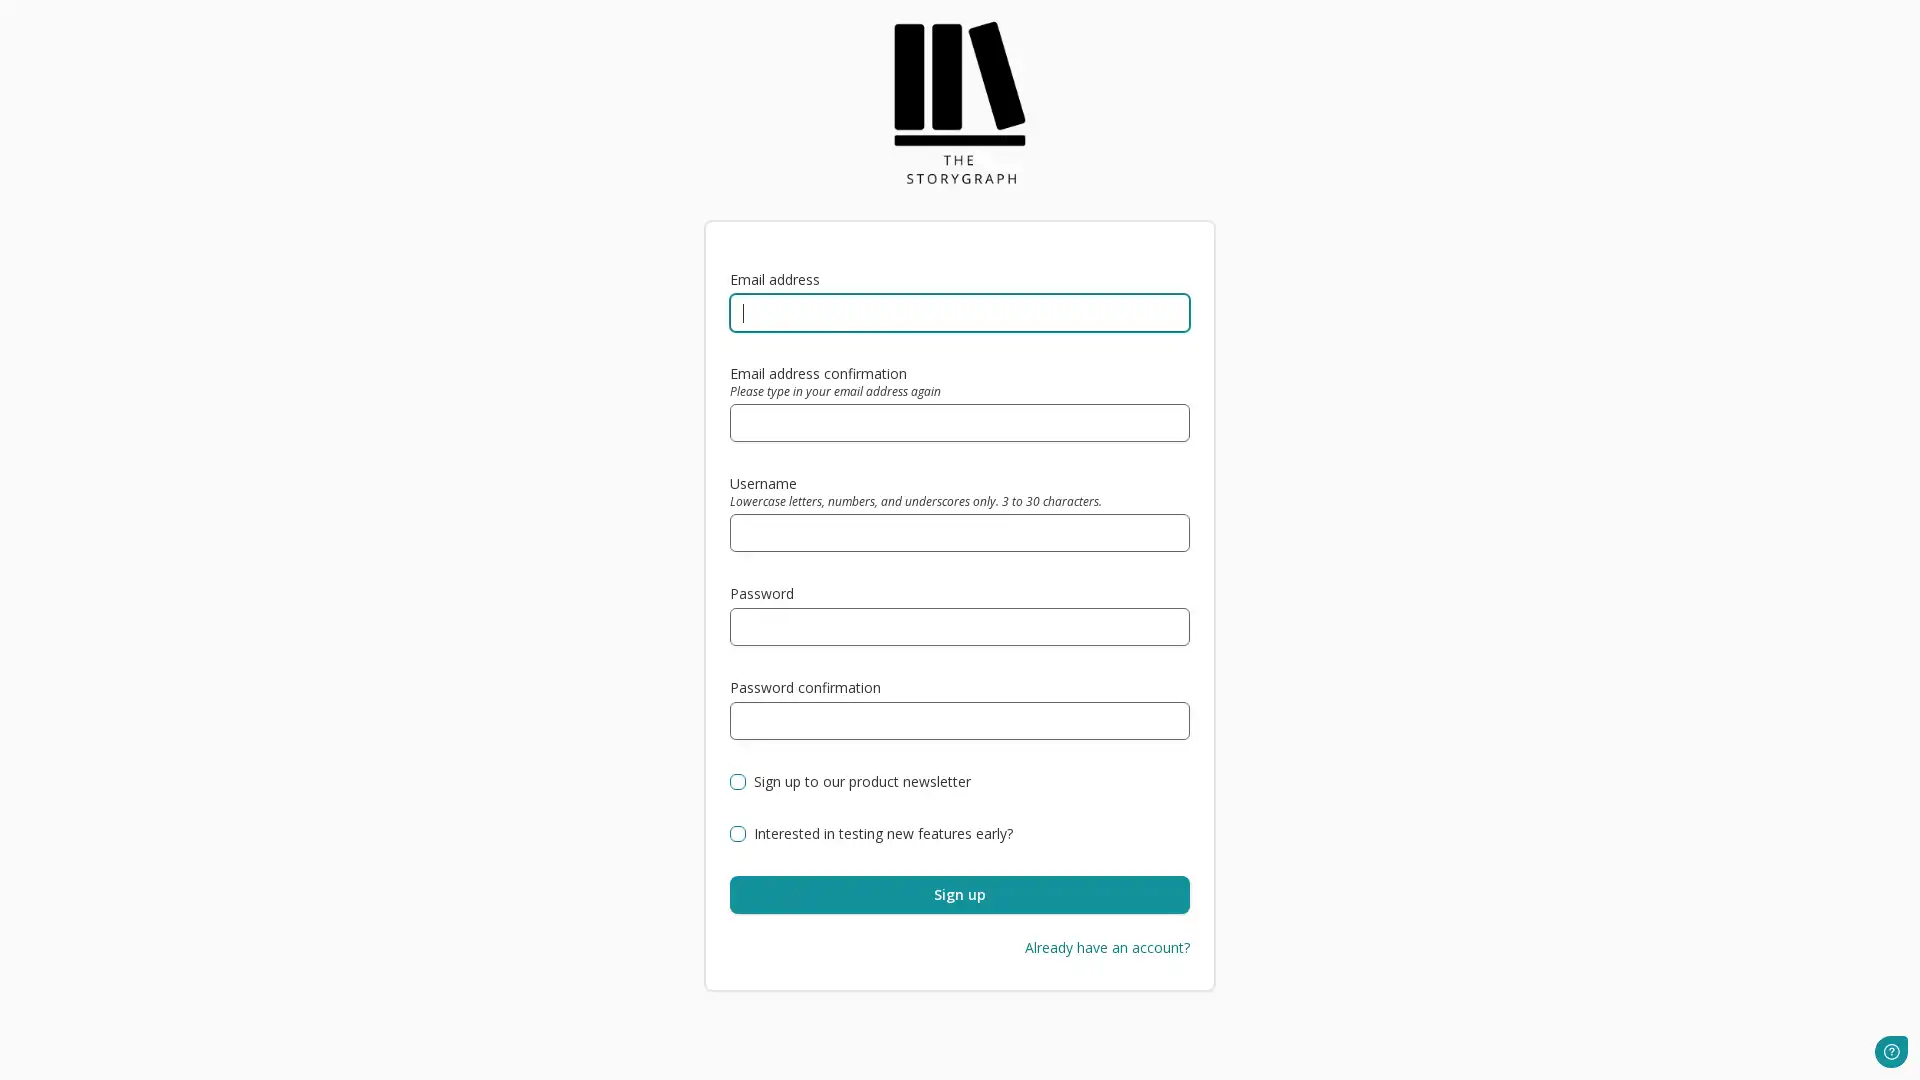 The width and height of the screenshot is (1920, 1080). I want to click on Sign up, so click(960, 893).